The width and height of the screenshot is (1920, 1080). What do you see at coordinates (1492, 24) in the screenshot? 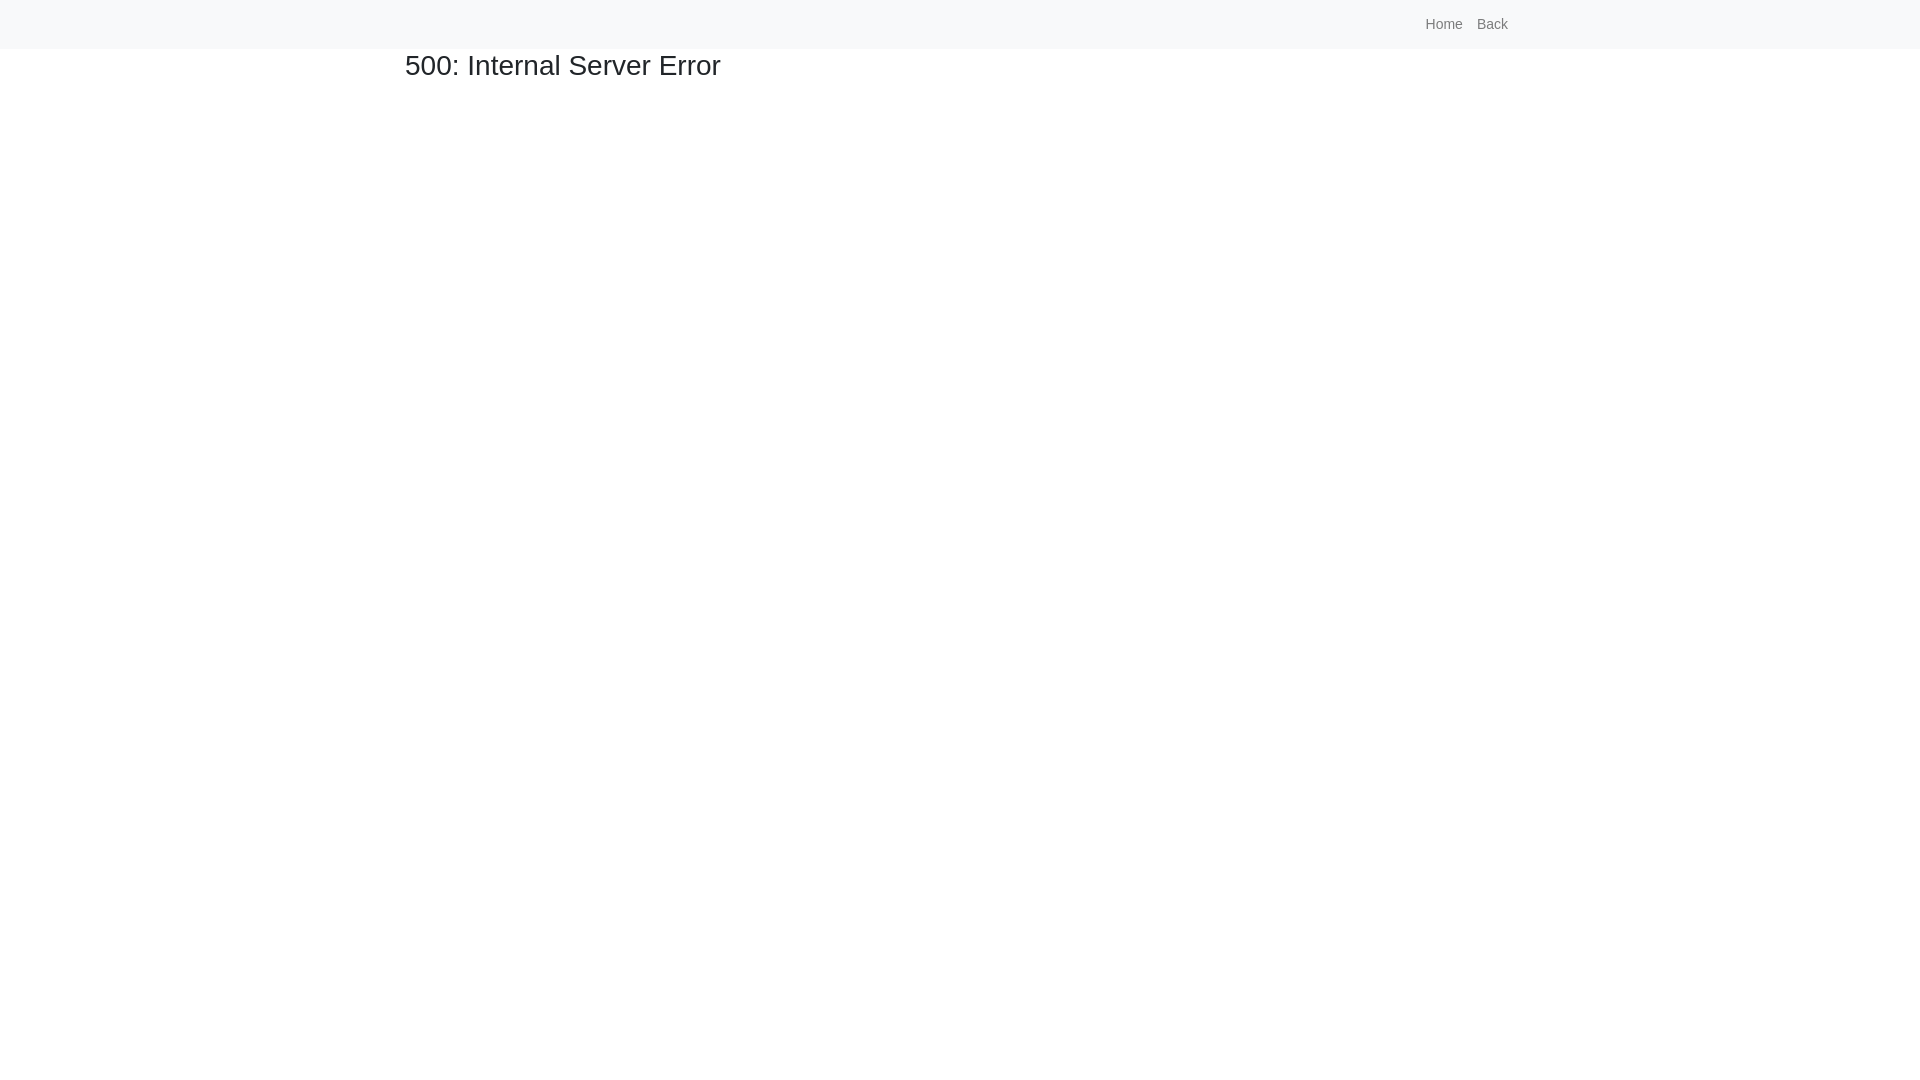
I see `'Back'` at bounding box center [1492, 24].